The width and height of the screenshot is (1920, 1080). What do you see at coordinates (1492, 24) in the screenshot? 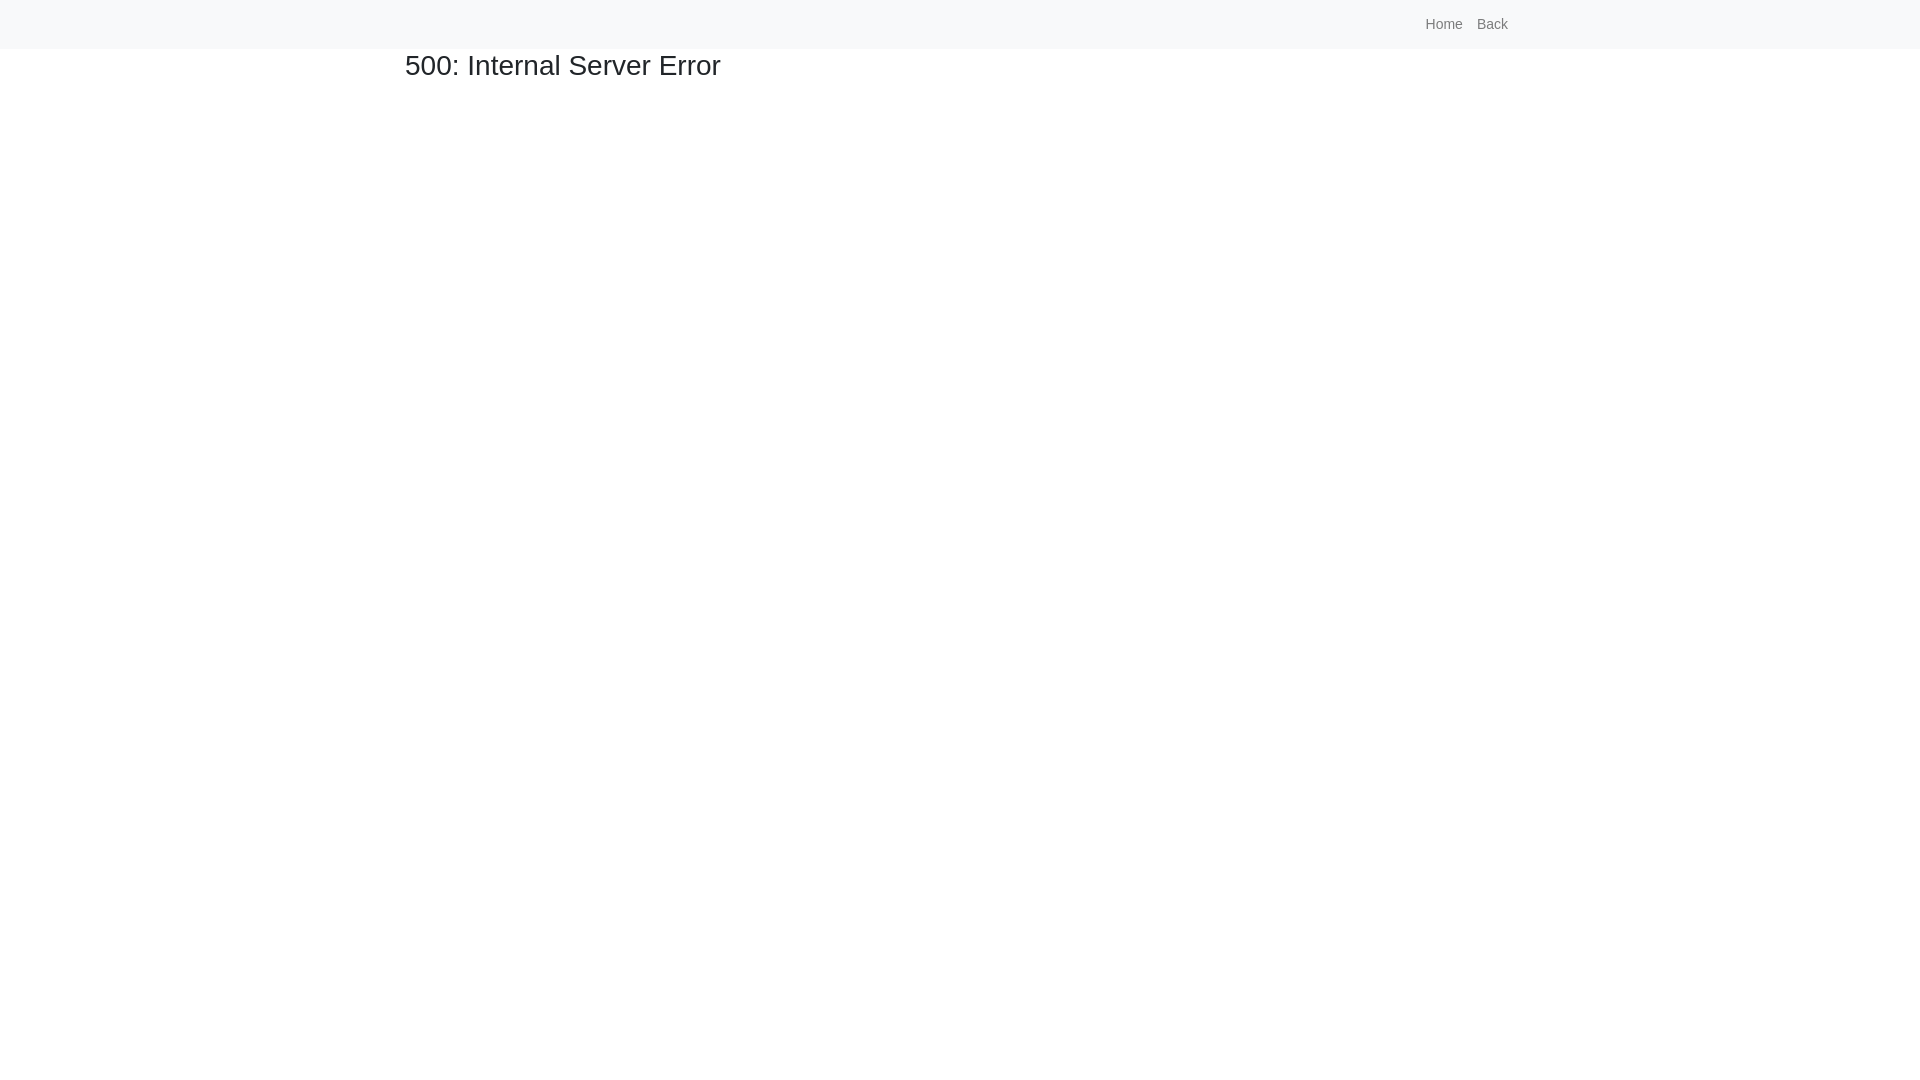
I see `'Back'` at bounding box center [1492, 24].